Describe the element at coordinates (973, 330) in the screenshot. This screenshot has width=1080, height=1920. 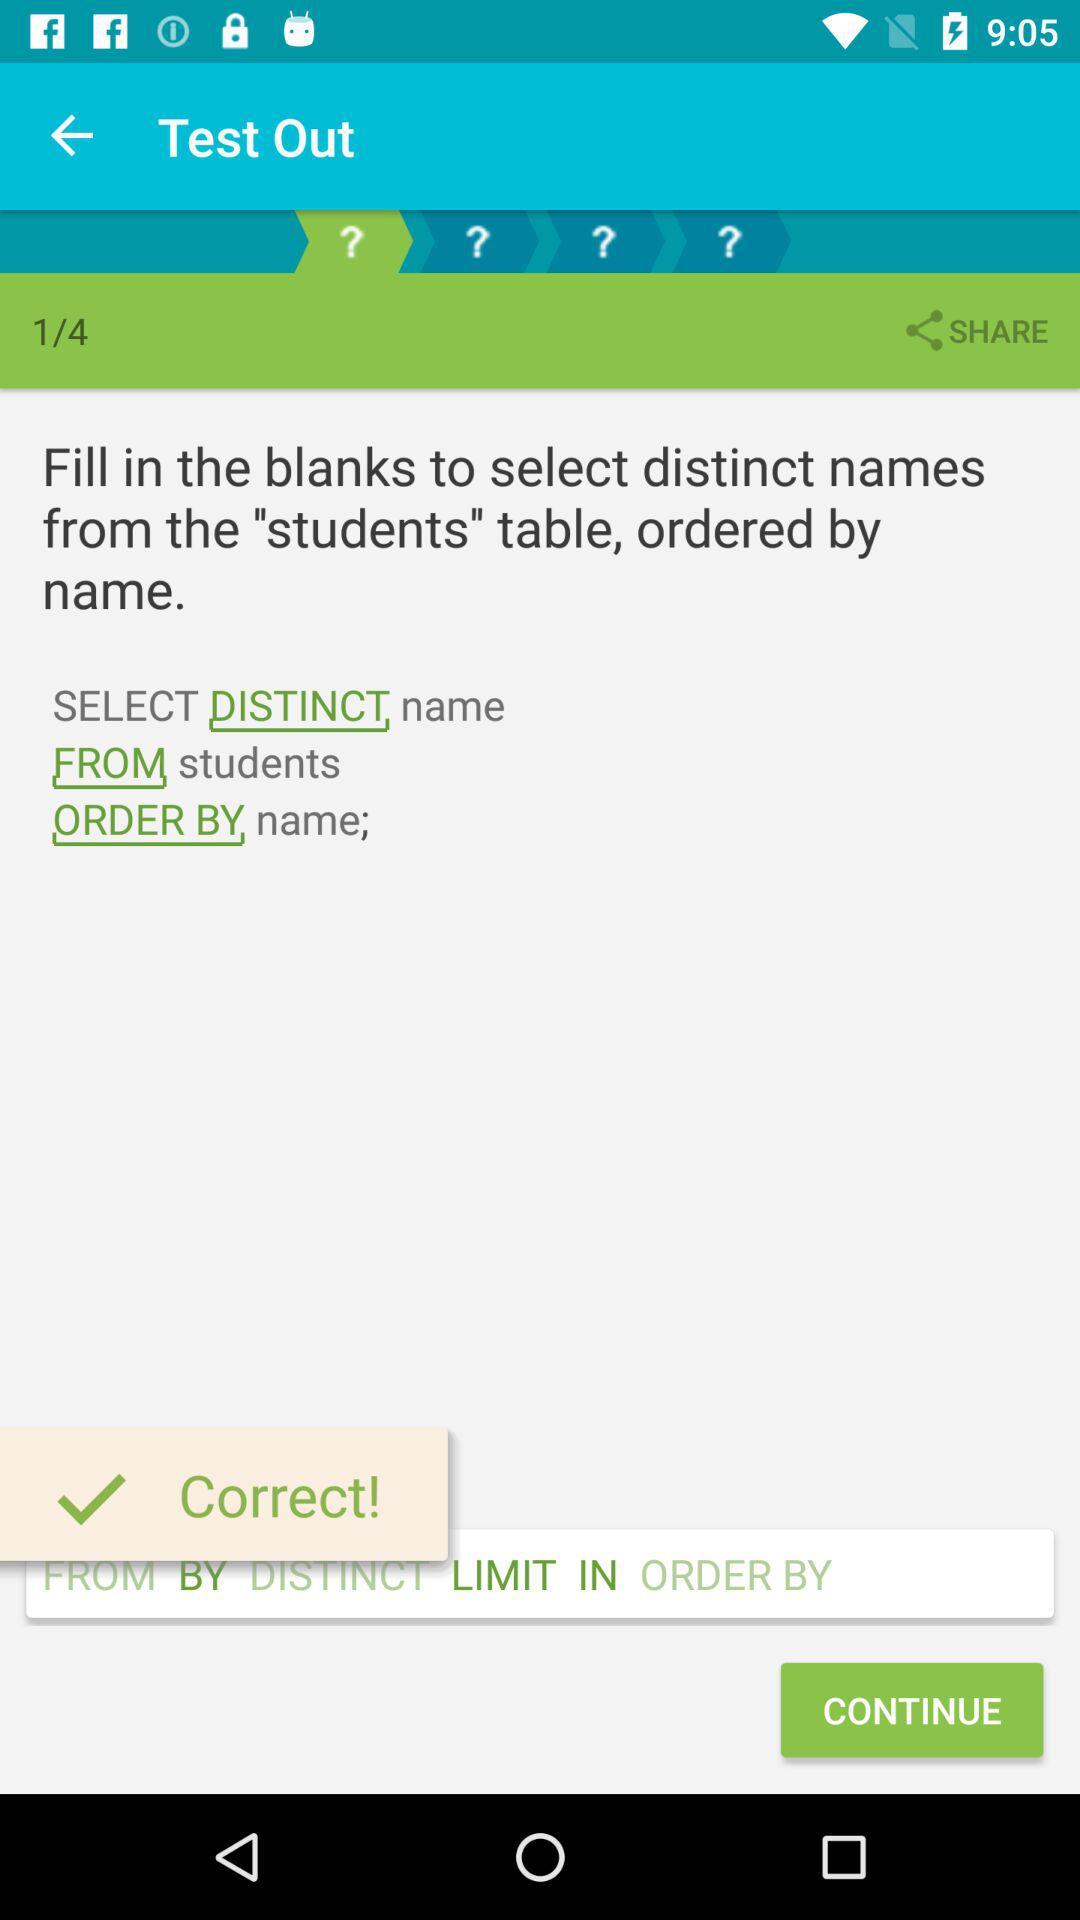
I see `the item above fill in the item` at that location.